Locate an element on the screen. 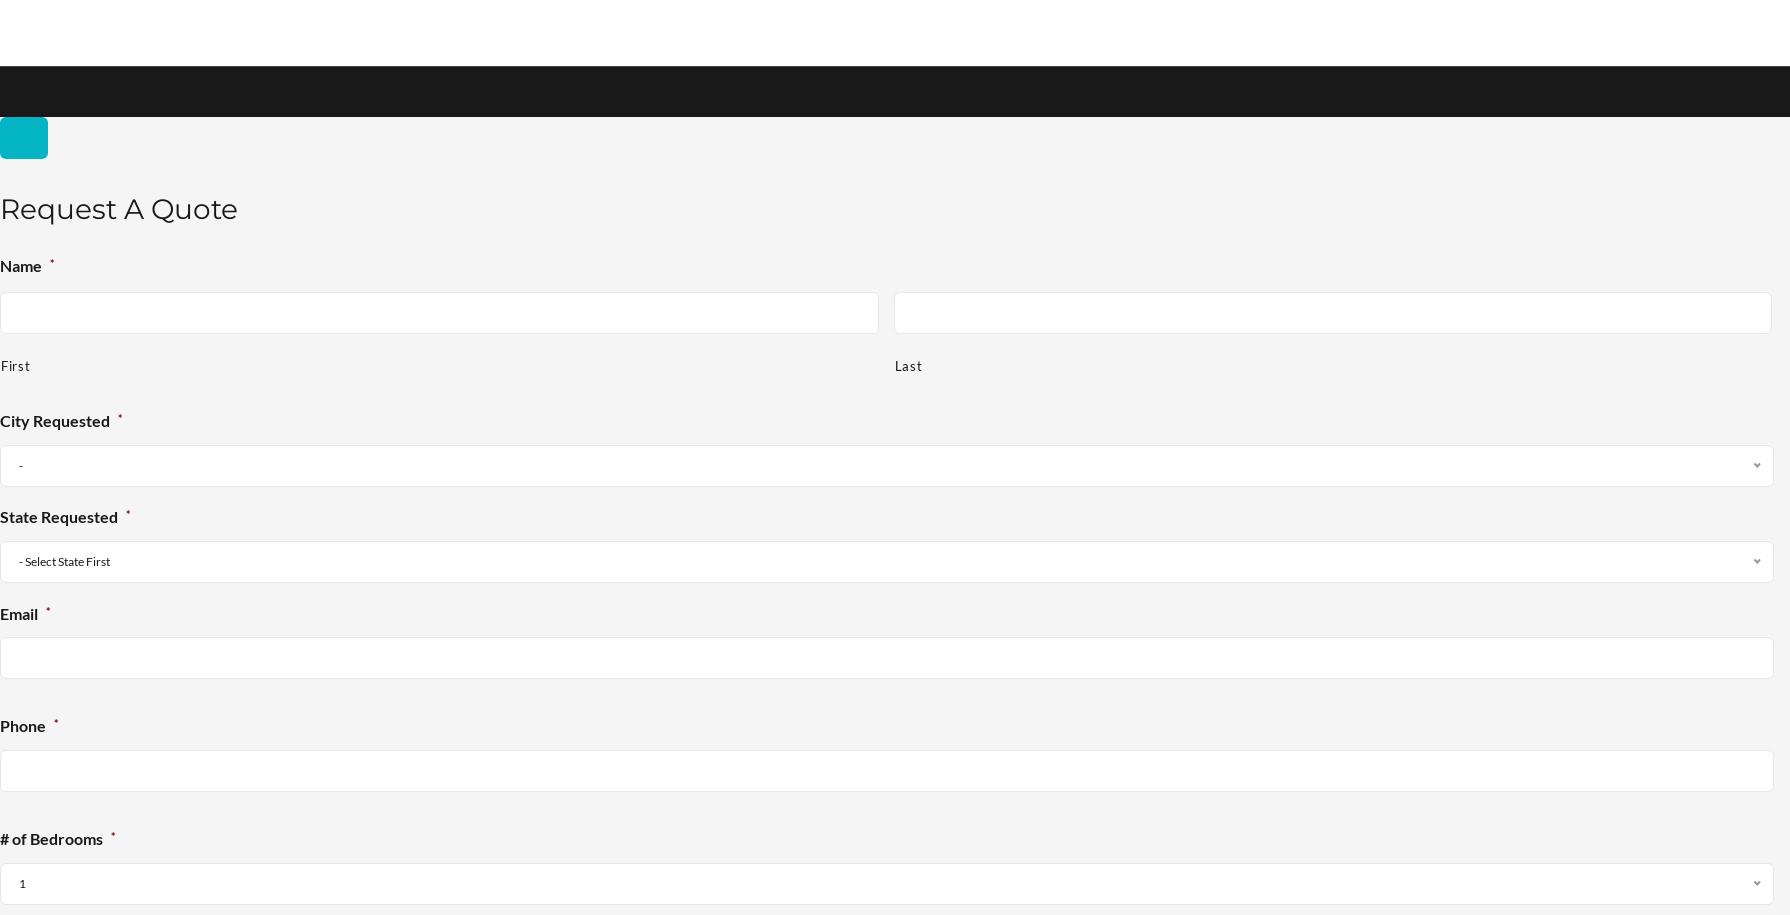 This screenshot has height=915, width=1790. 'Phone' is located at coordinates (22, 726).